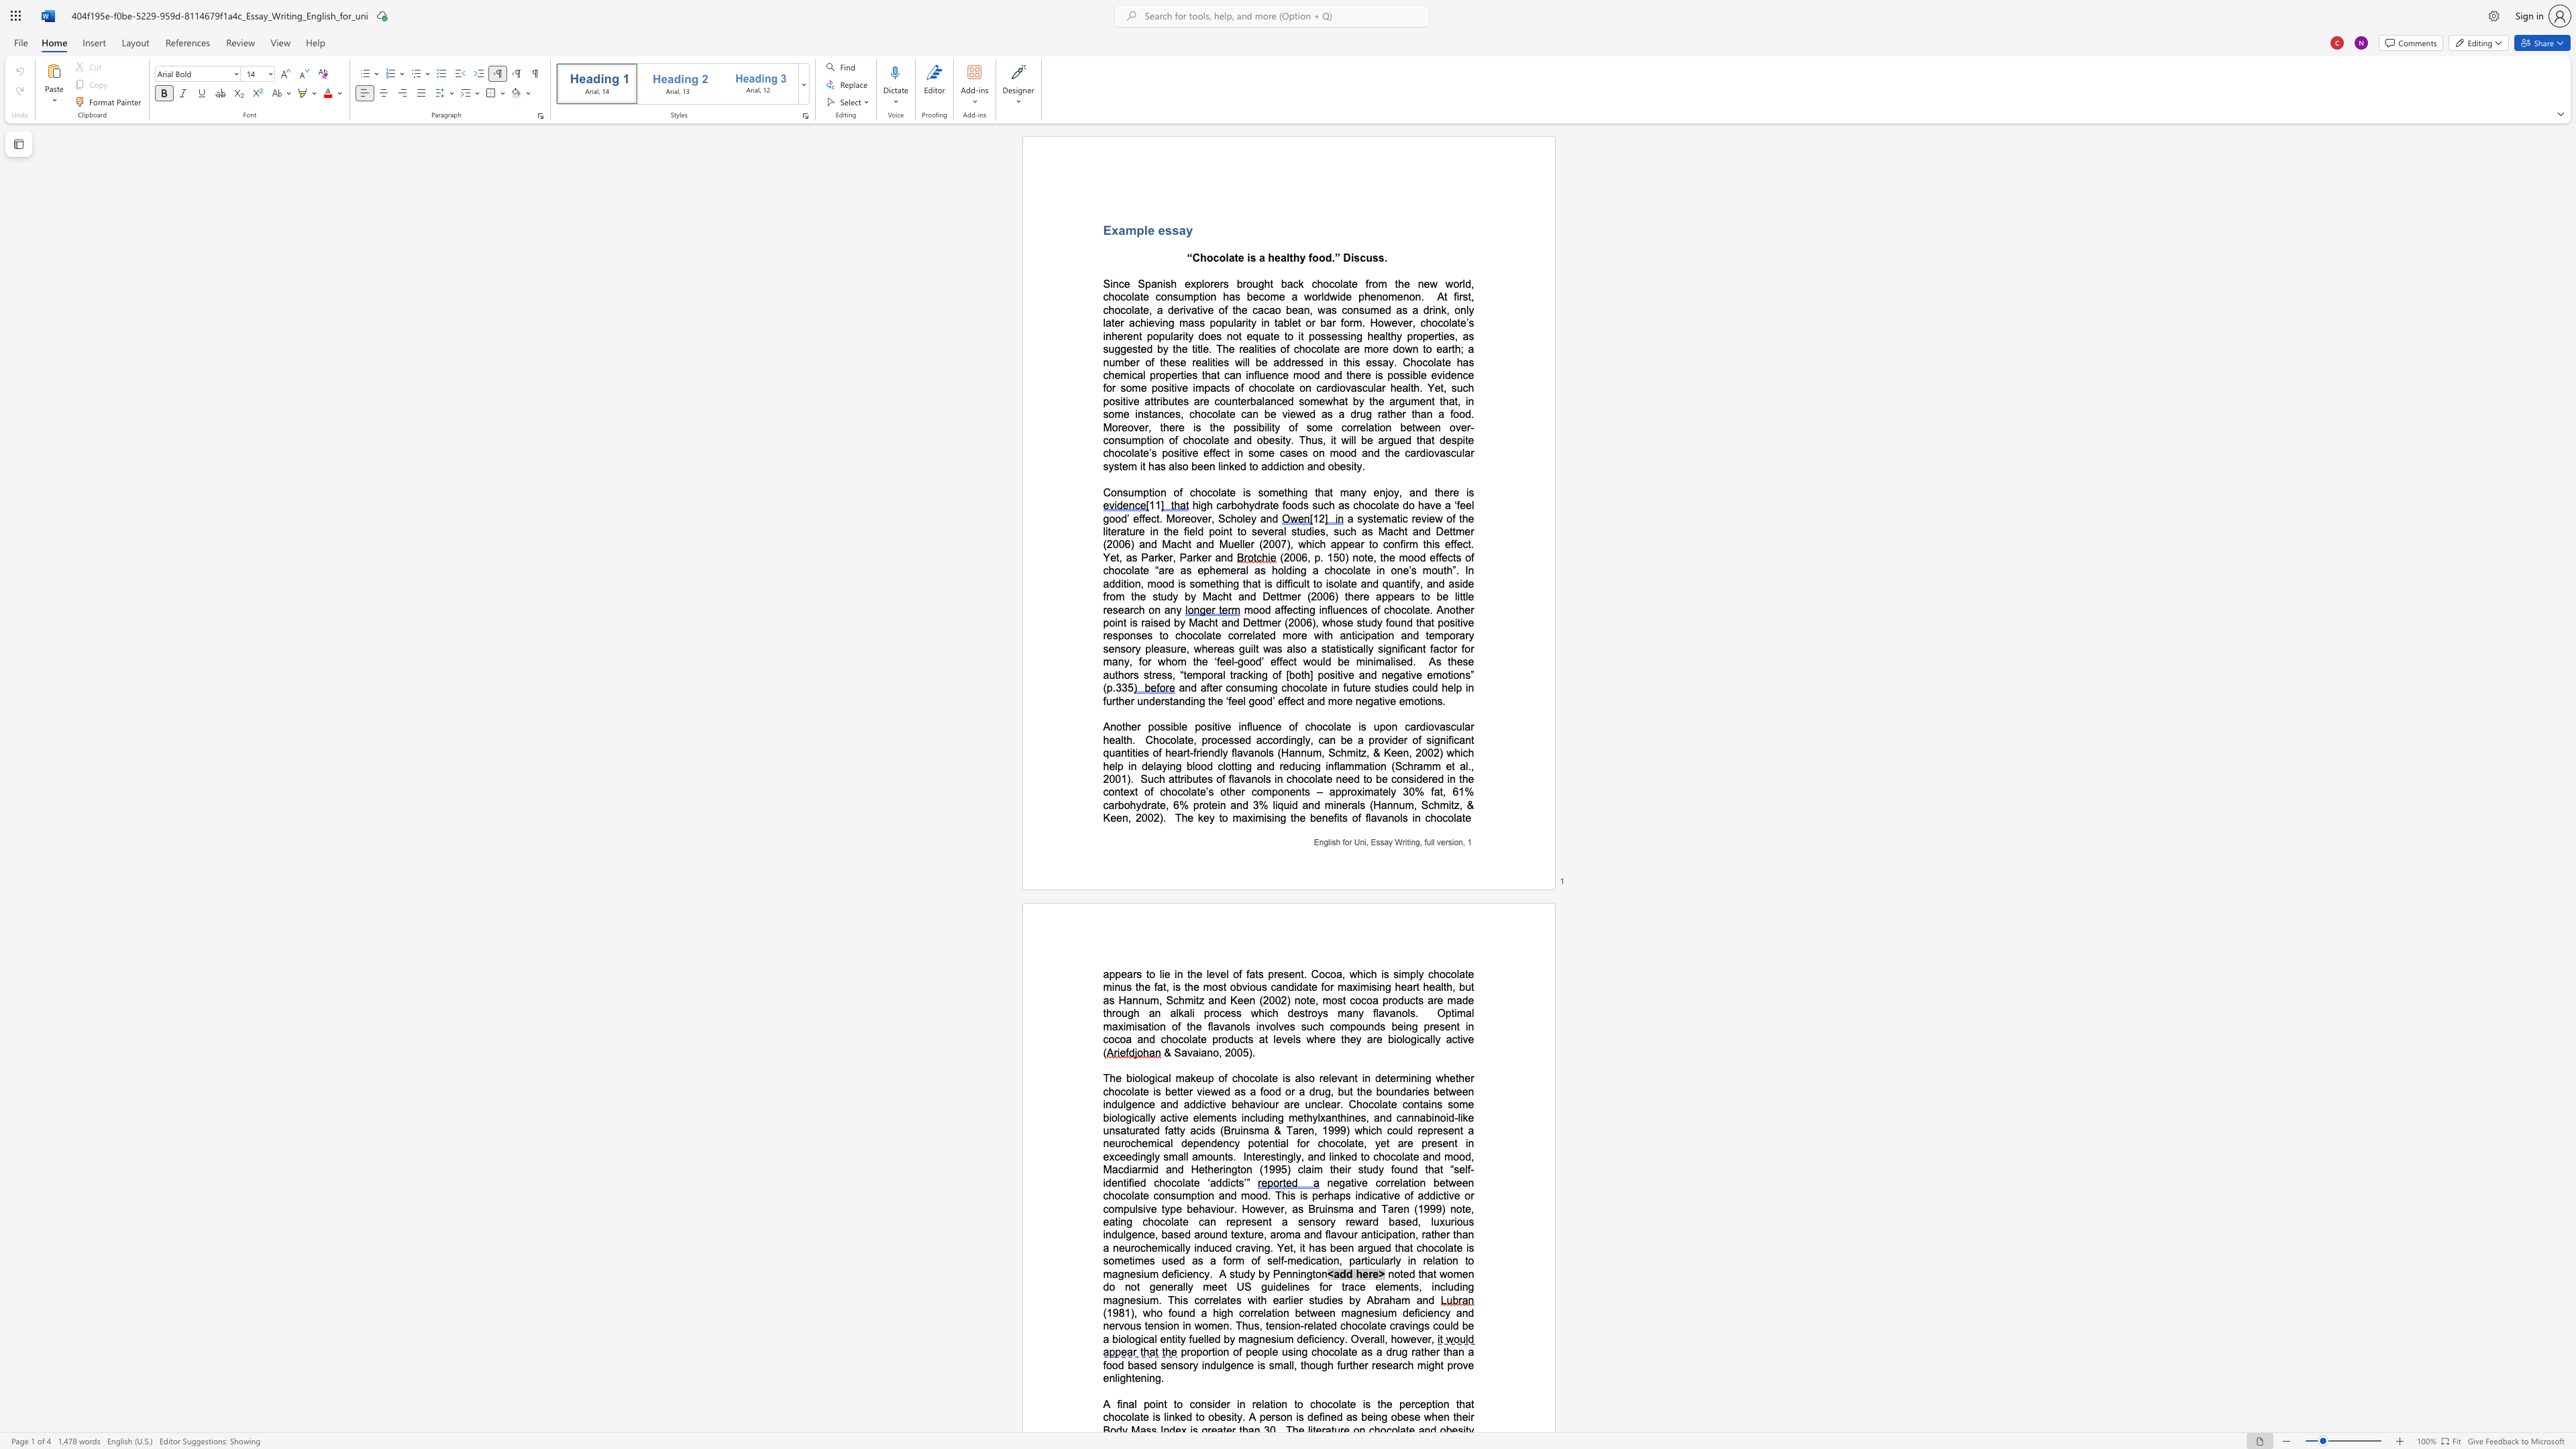 This screenshot has height=1449, width=2576. I want to click on the subset text "oral tracking of [both] positive and negative e" within the text "As these authors stress, “temporal tracking of [both] positive and negative emotions” (p.335", so click(1207, 674).